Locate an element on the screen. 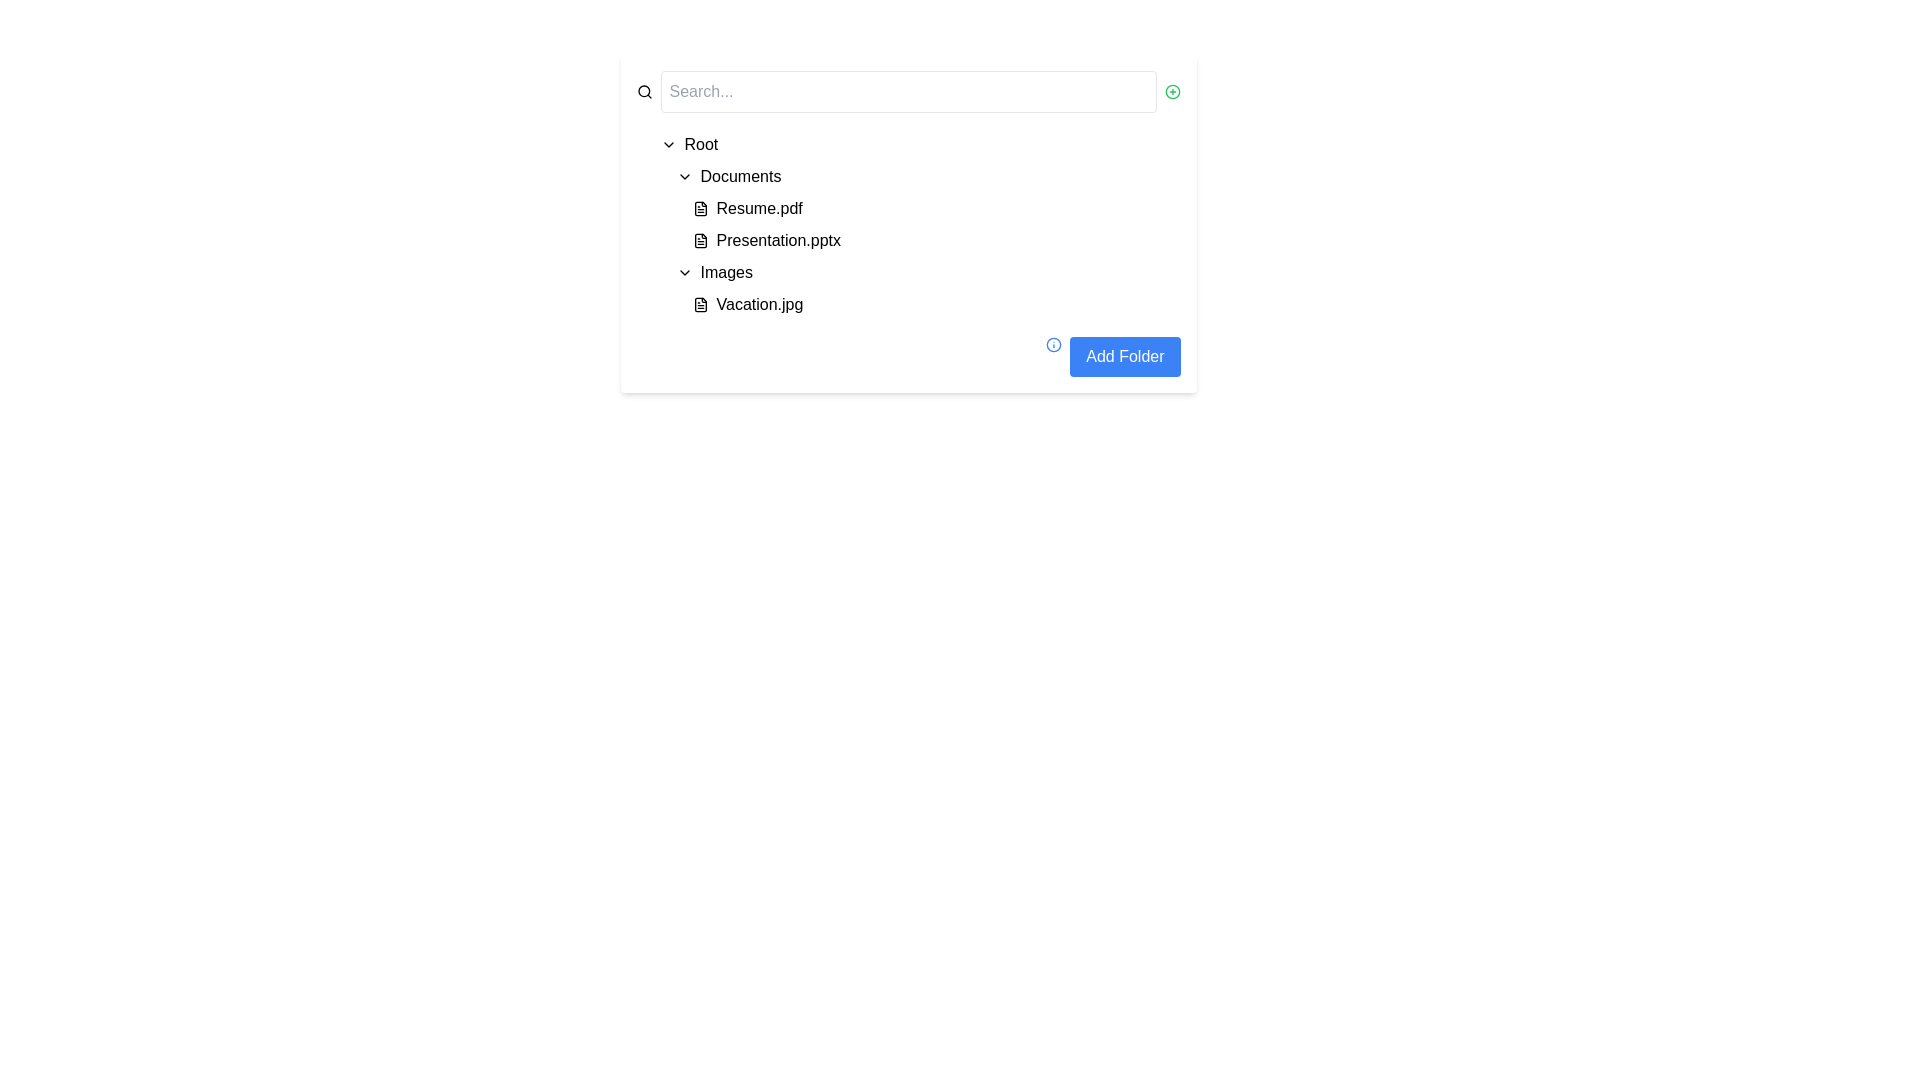  the circular blue icon with an 'i' symbol for information, which is located to the left of the 'Add Folder' button is located at coordinates (1053, 343).